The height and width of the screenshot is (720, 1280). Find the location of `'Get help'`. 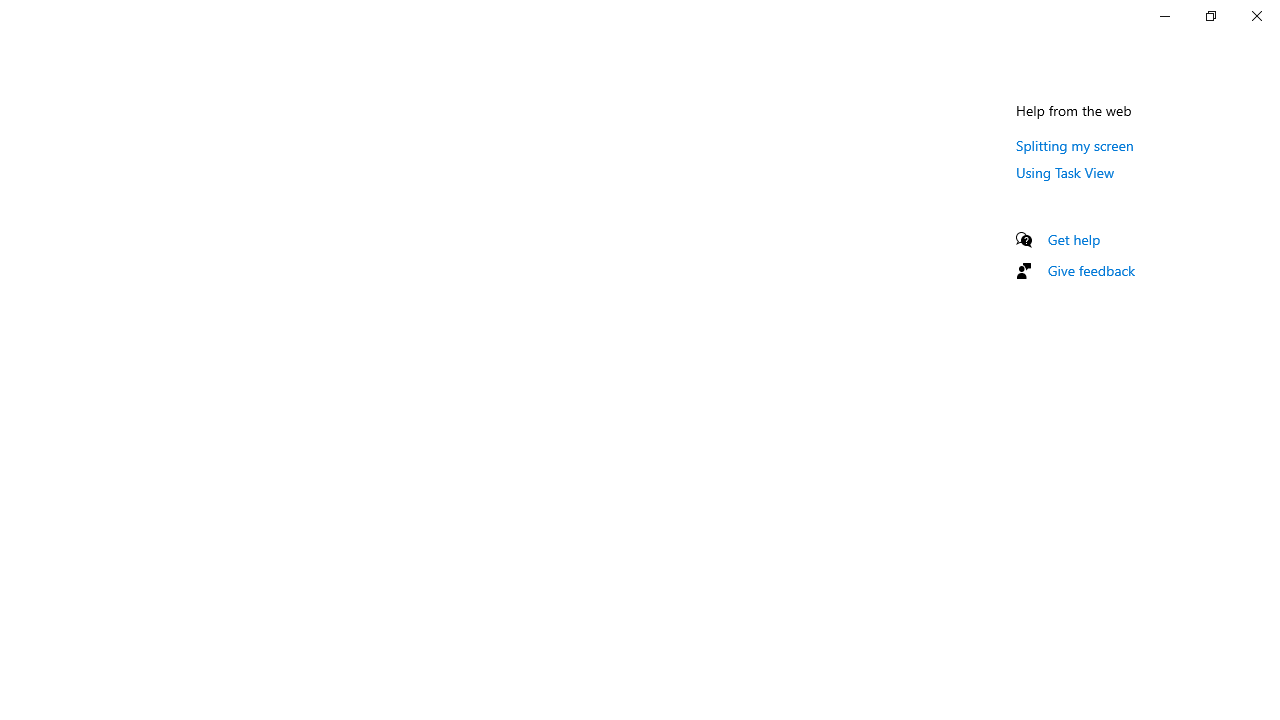

'Get help' is located at coordinates (1073, 238).